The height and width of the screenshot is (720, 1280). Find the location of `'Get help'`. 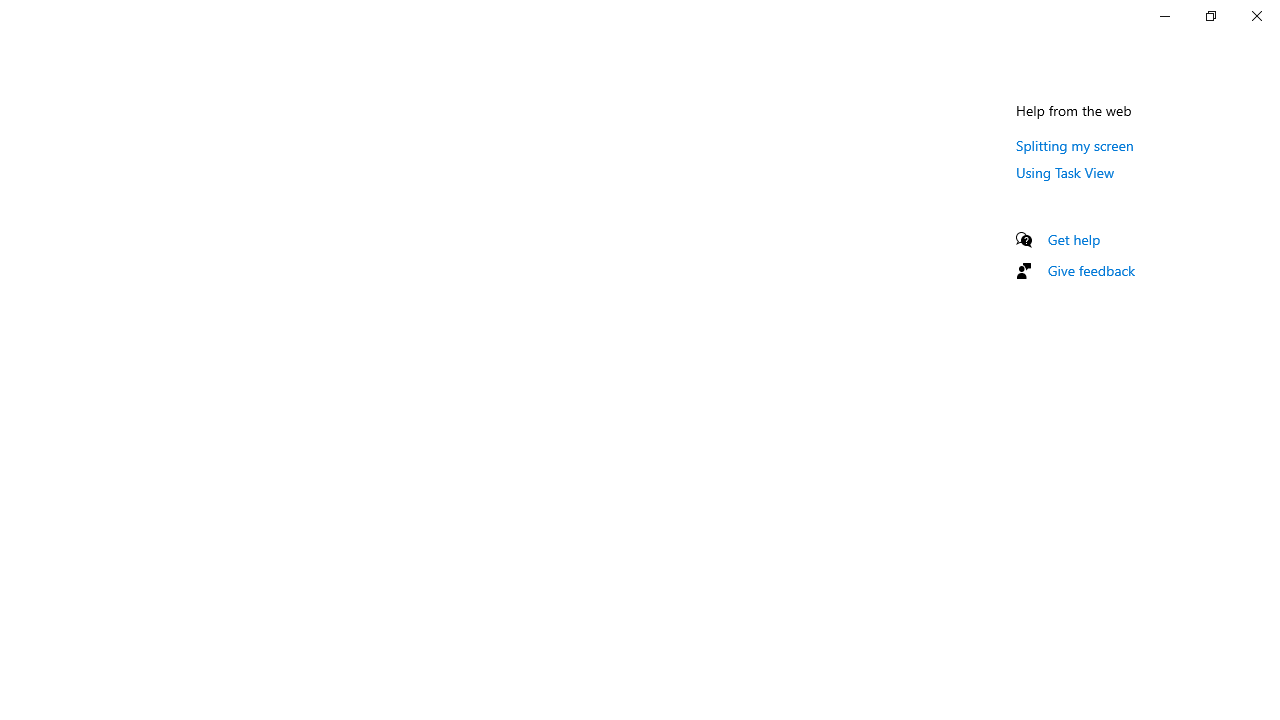

'Get help' is located at coordinates (1073, 238).